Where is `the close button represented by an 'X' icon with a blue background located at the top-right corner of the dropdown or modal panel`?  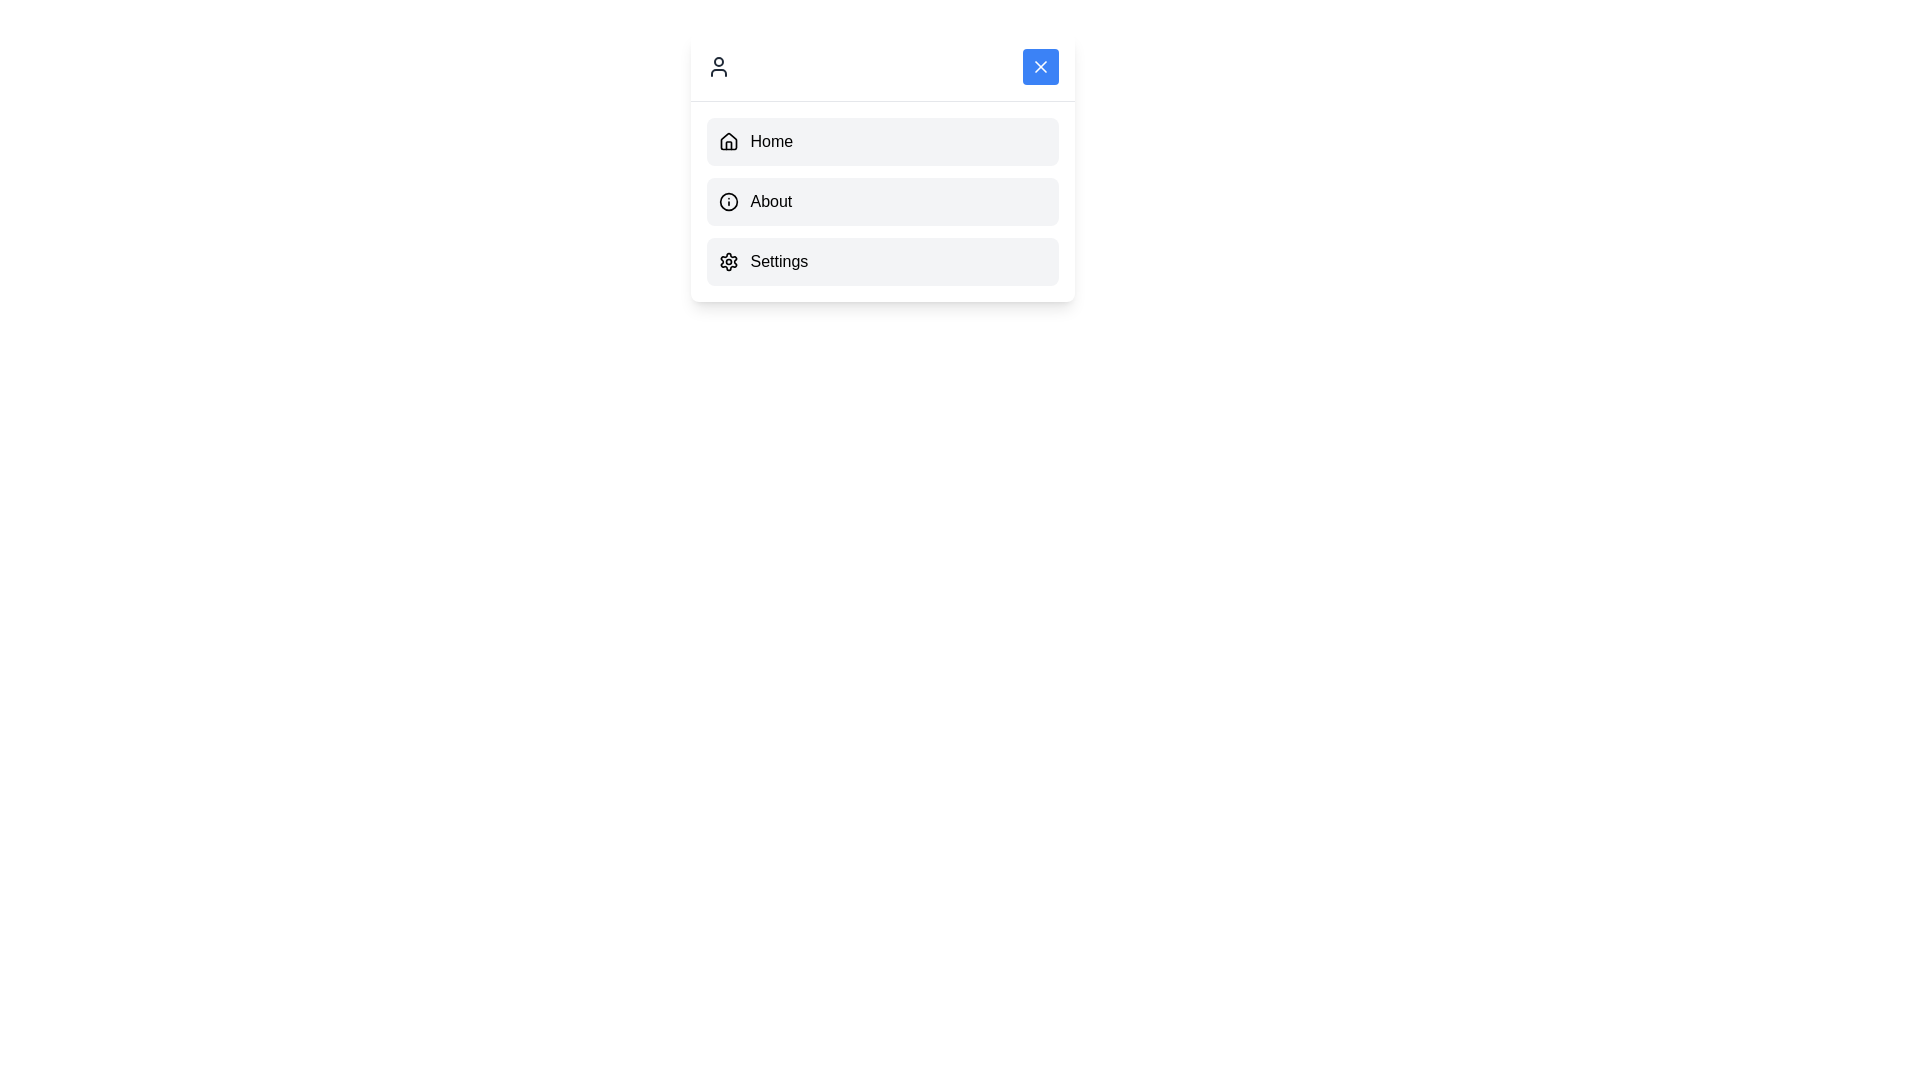 the close button represented by an 'X' icon with a blue background located at the top-right corner of the dropdown or modal panel is located at coordinates (1040, 65).